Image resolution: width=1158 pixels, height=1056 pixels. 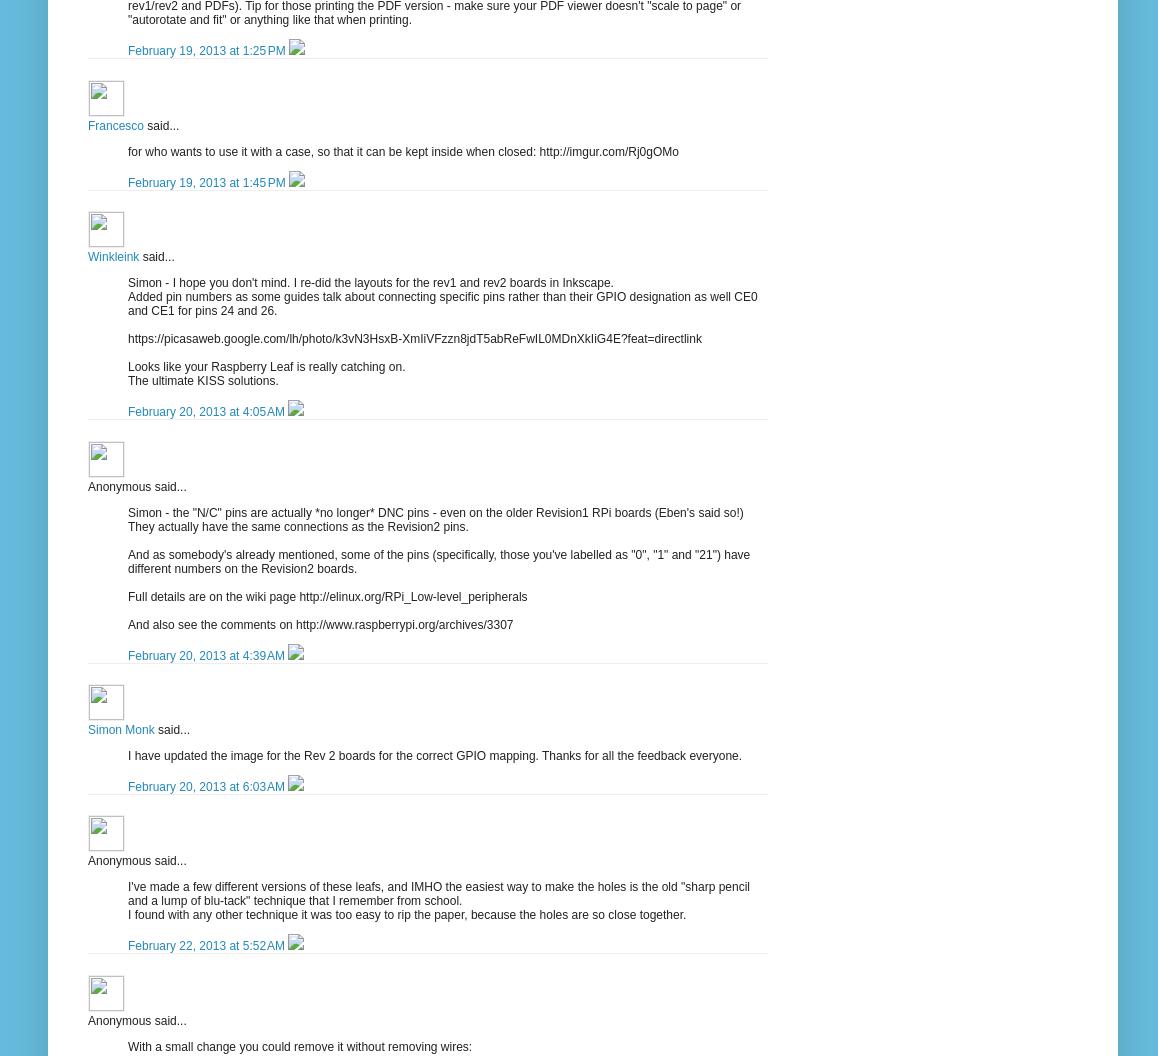 What do you see at coordinates (202, 380) in the screenshot?
I see `'The ultimate KISS solutions.'` at bounding box center [202, 380].